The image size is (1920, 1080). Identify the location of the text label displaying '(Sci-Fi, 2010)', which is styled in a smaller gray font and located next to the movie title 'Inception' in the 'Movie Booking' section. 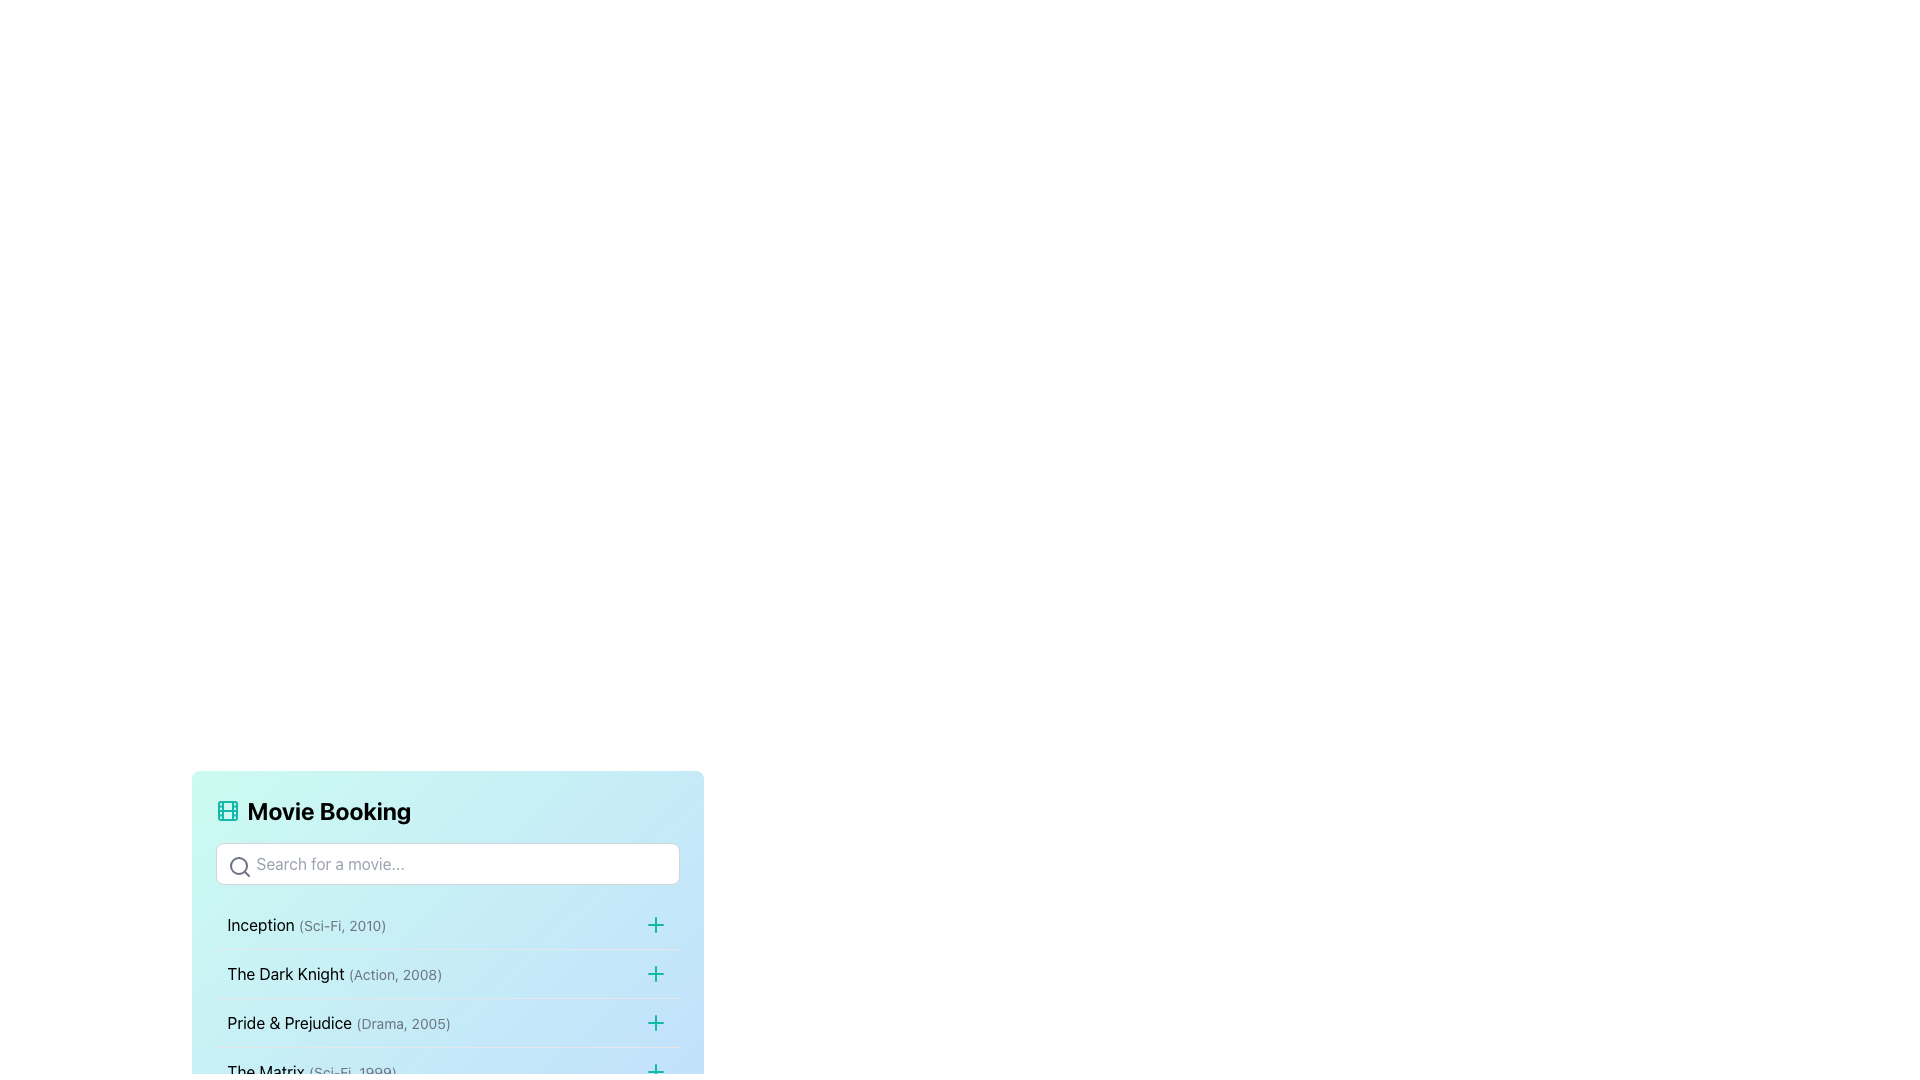
(342, 925).